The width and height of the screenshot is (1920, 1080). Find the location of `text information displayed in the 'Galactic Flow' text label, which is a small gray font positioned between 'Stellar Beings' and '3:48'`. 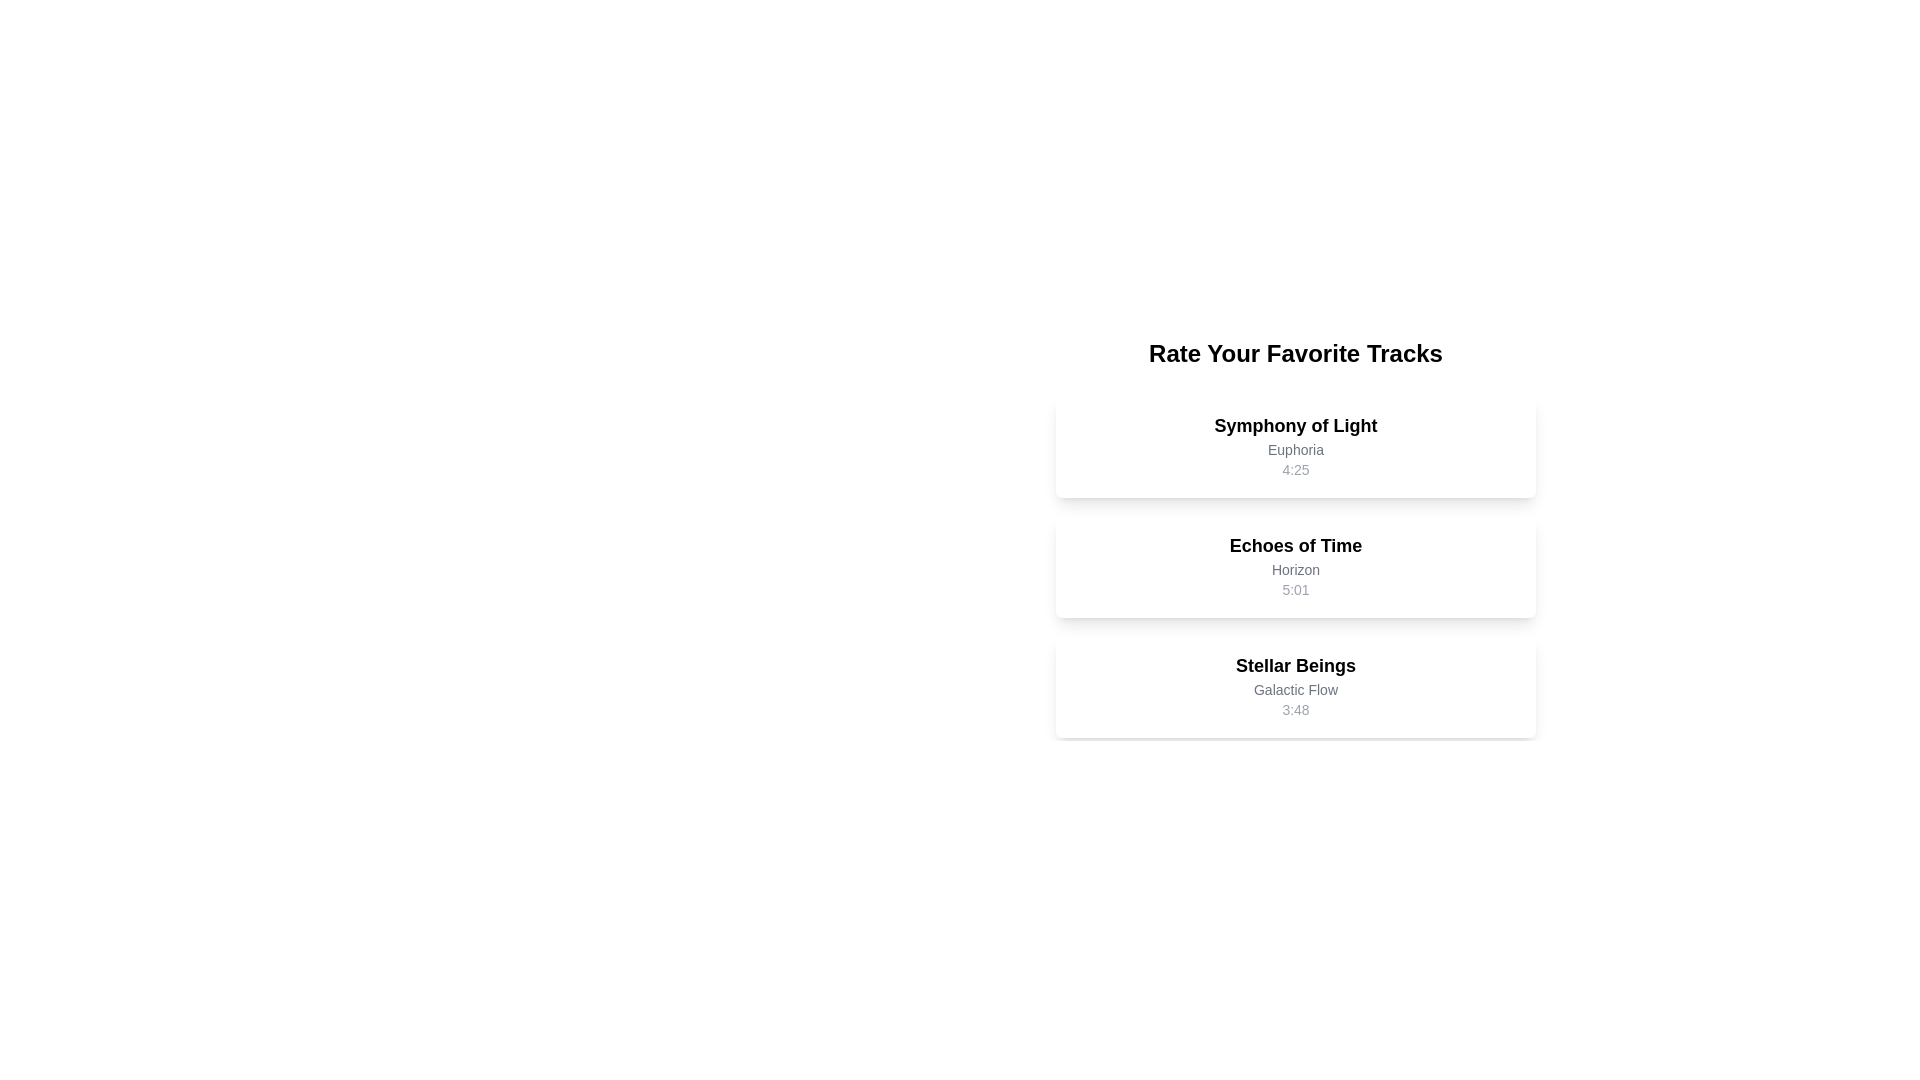

text information displayed in the 'Galactic Flow' text label, which is a small gray font positioned between 'Stellar Beings' and '3:48' is located at coordinates (1296, 689).